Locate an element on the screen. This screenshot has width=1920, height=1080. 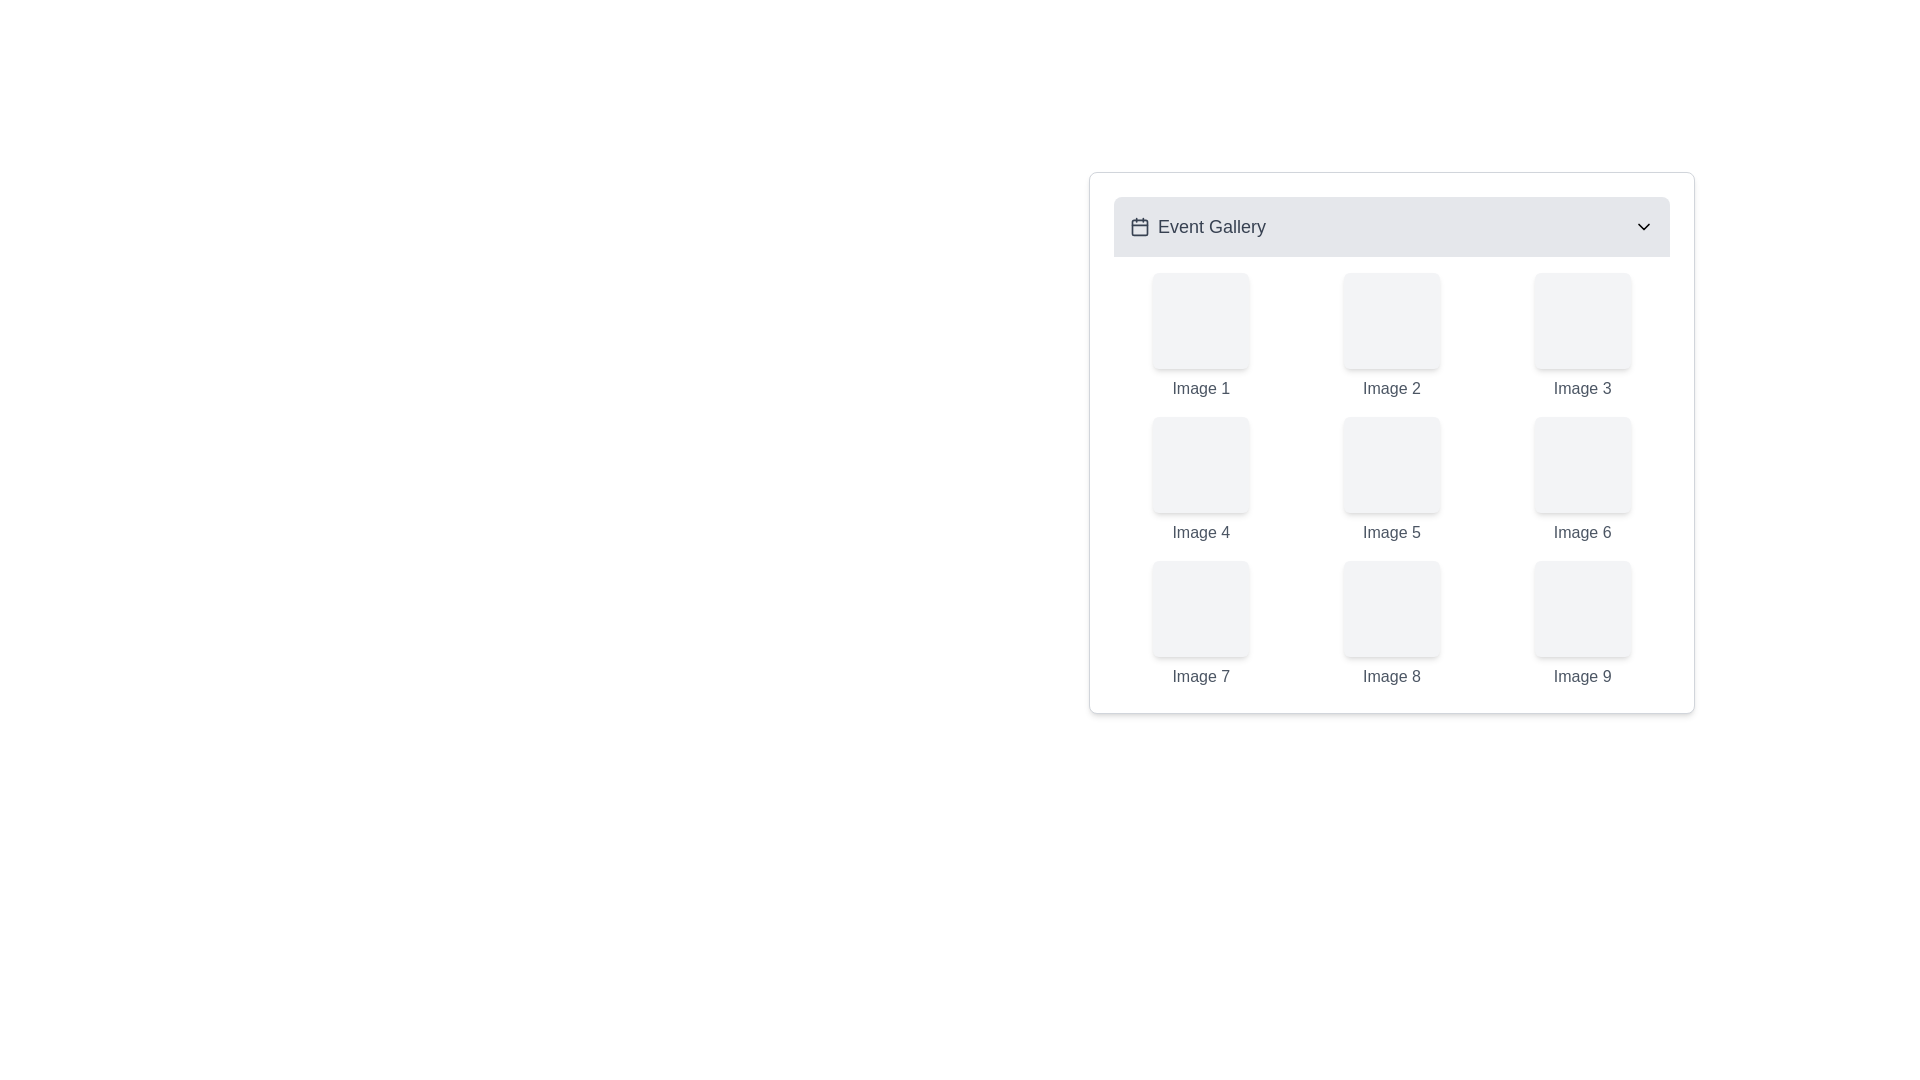
the 'Image 3' text label which is displayed in gray and positioned in the first row, third column of a grid layout, beneath an image placeholder is located at coordinates (1581, 389).